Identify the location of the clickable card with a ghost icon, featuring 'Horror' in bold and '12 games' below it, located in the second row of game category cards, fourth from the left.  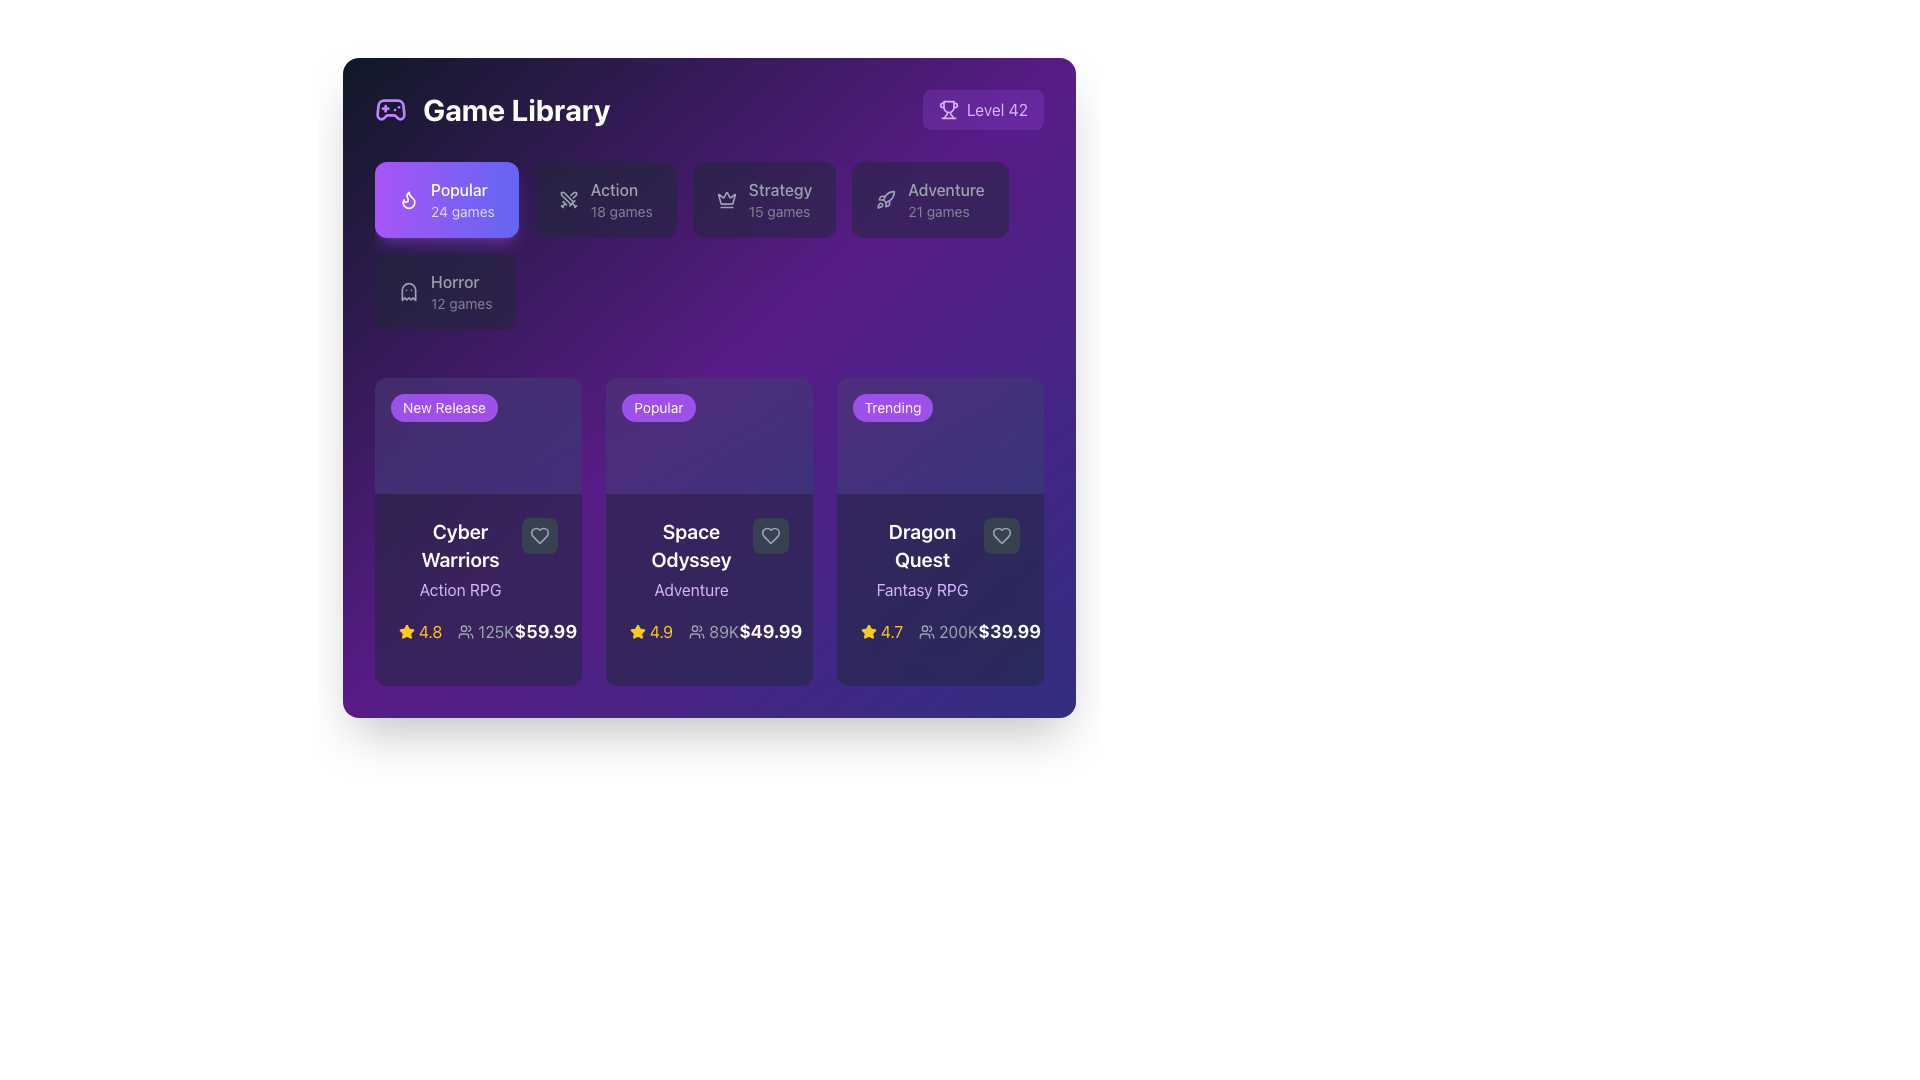
(444, 292).